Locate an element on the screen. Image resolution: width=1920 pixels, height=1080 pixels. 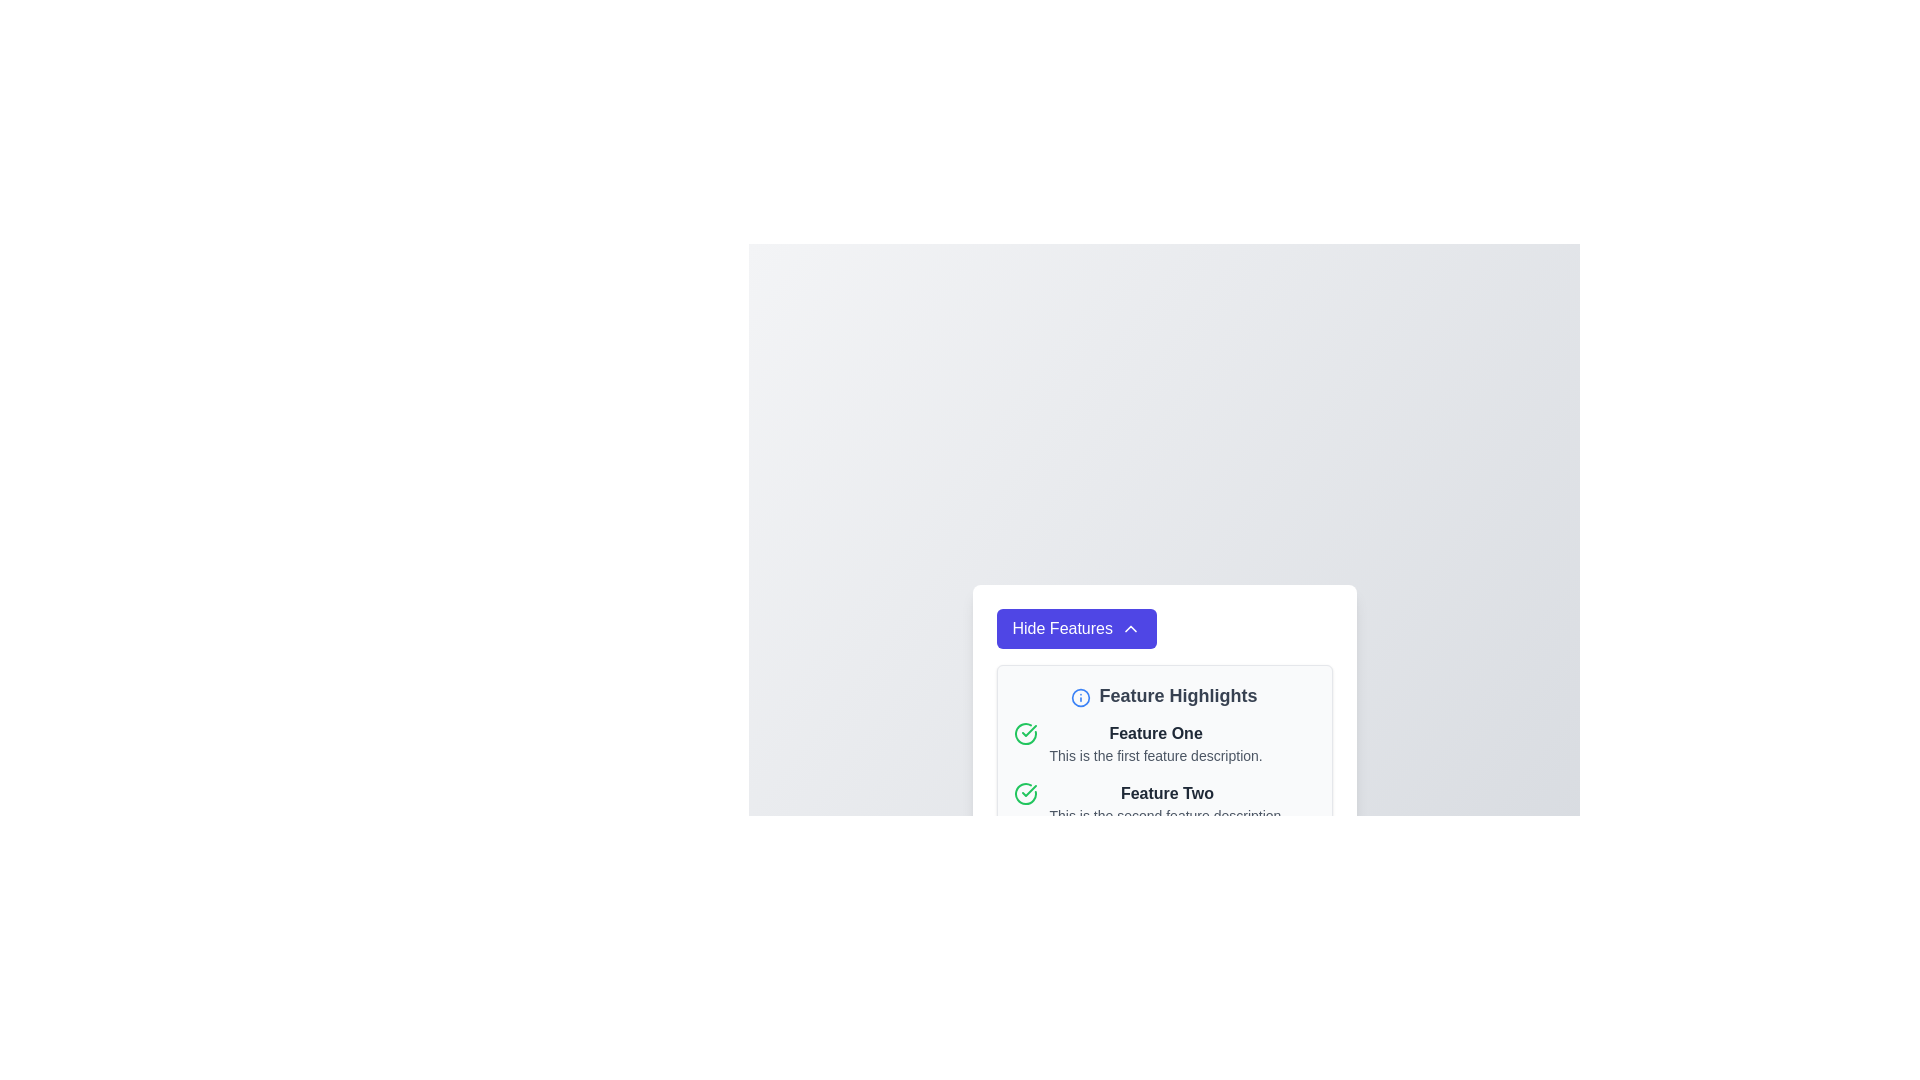
the Informational block titled 'Feature Two' with the description 'This is the second feature description.' is located at coordinates (1164, 802).